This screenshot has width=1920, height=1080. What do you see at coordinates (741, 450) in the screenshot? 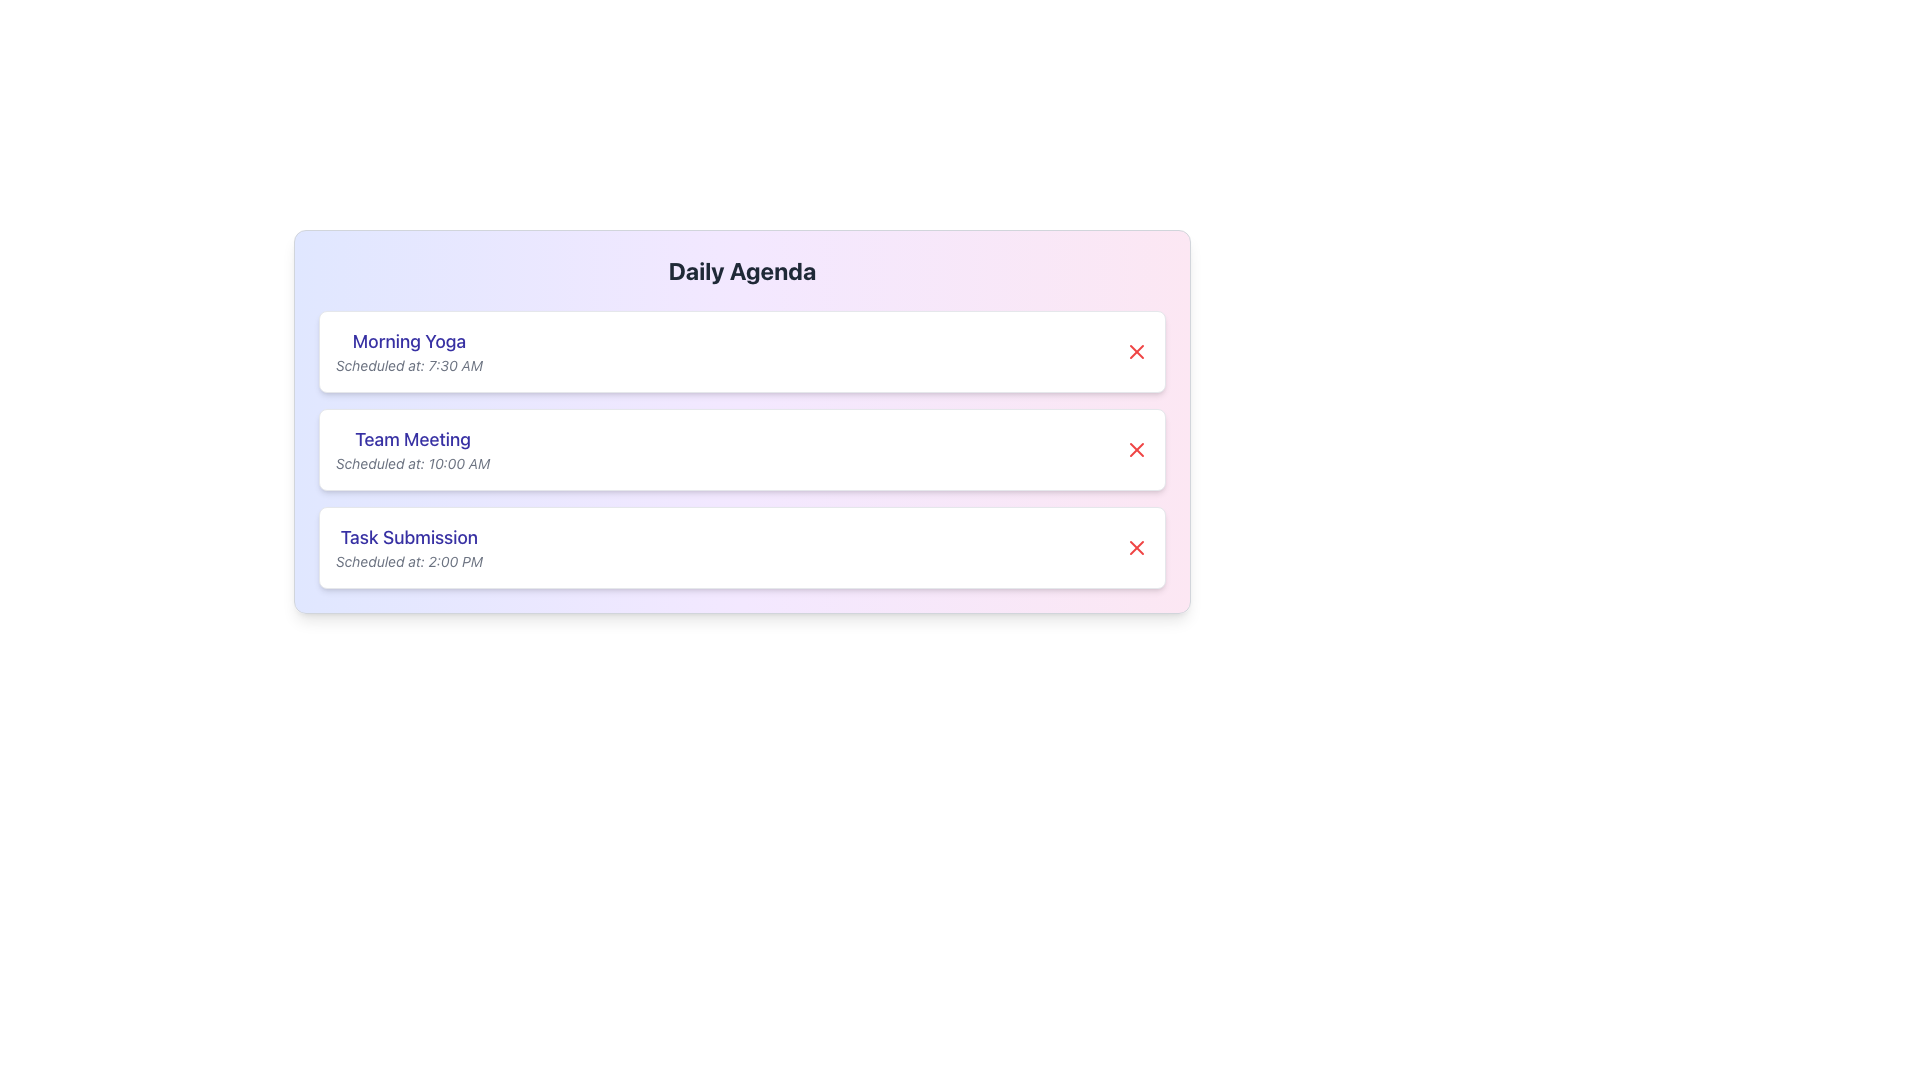
I see `the event details associated with the 'Team Meeting' list item in the 'Daily Agenda' section, which is the second card in a vertical sequence of three cards` at bounding box center [741, 450].